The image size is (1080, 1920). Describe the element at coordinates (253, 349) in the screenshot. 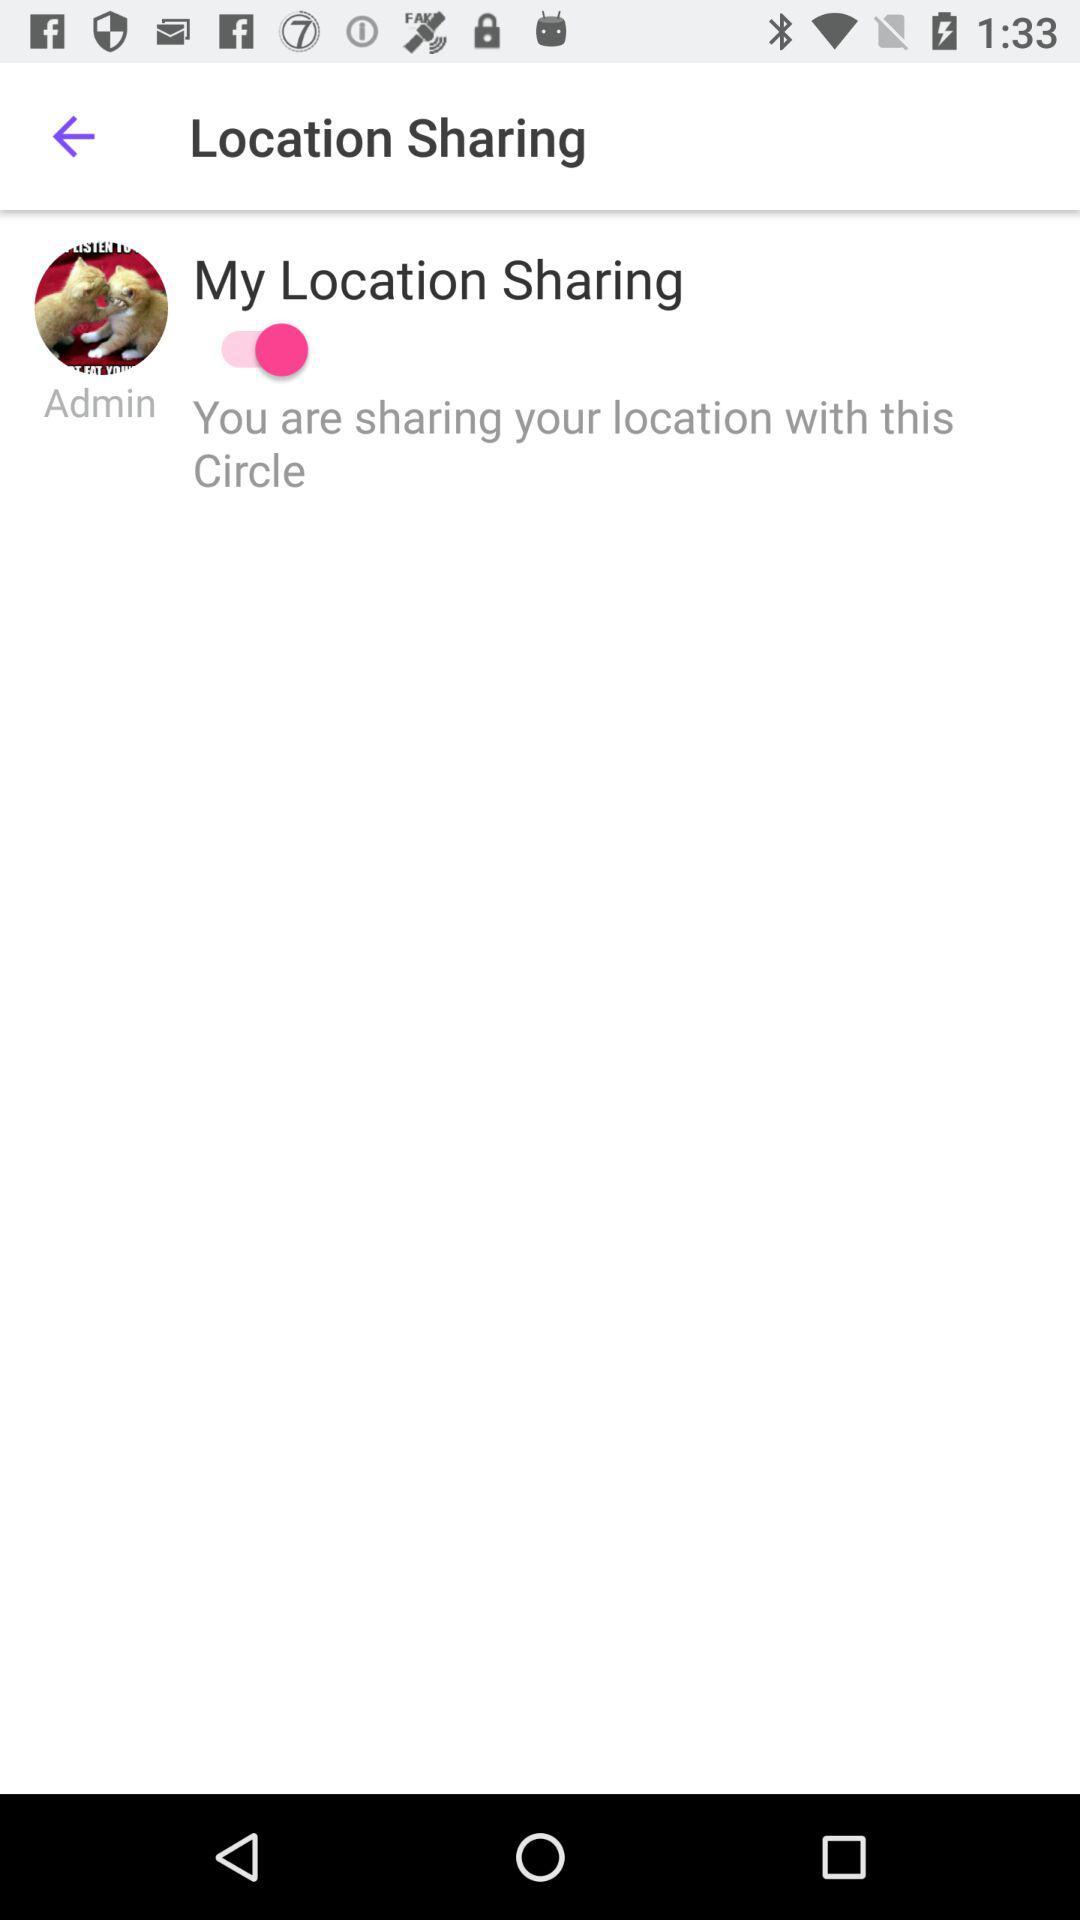

I see `switch sharing location` at that location.